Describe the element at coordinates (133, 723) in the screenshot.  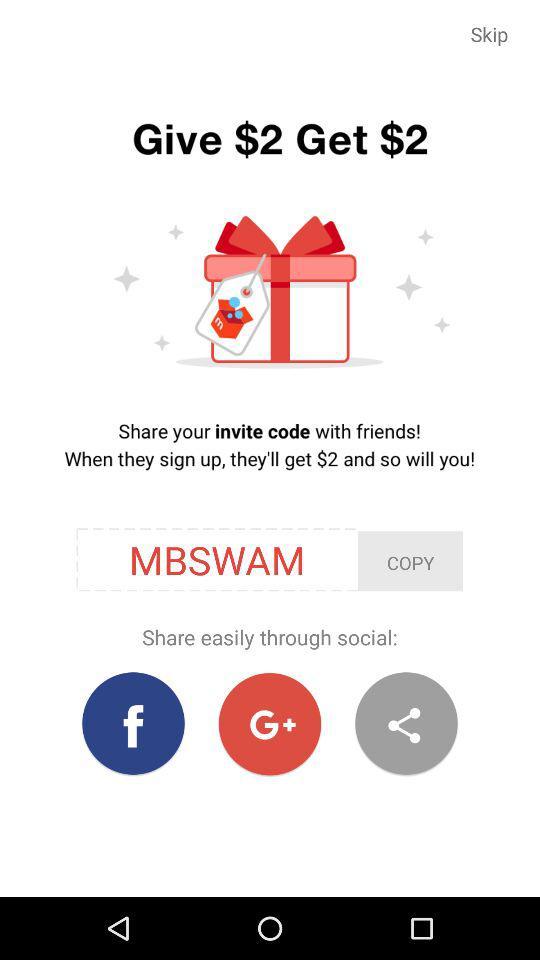
I see `the facebook icon` at that location.